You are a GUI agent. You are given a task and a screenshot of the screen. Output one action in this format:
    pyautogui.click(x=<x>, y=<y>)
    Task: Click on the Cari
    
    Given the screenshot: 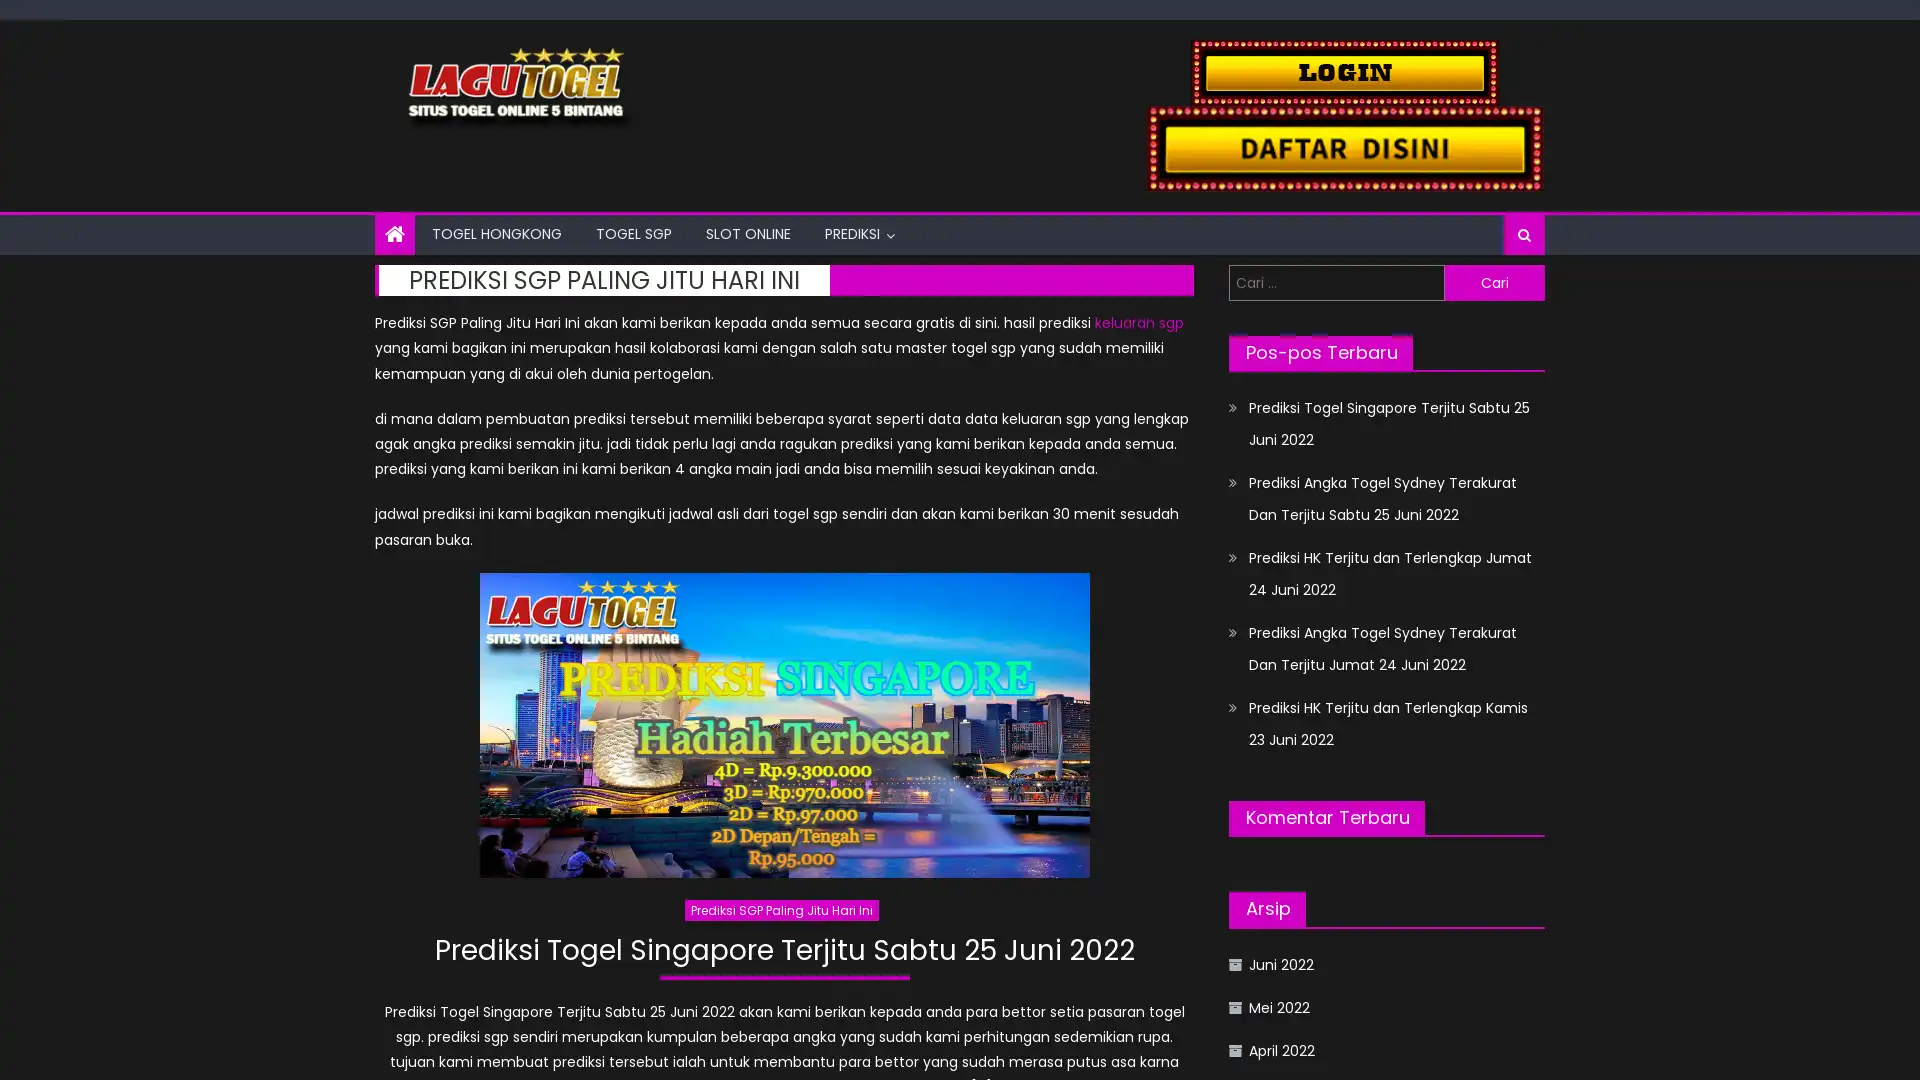 What is the action you would take?
    pyautogui.click(x=1494, y=282)
    